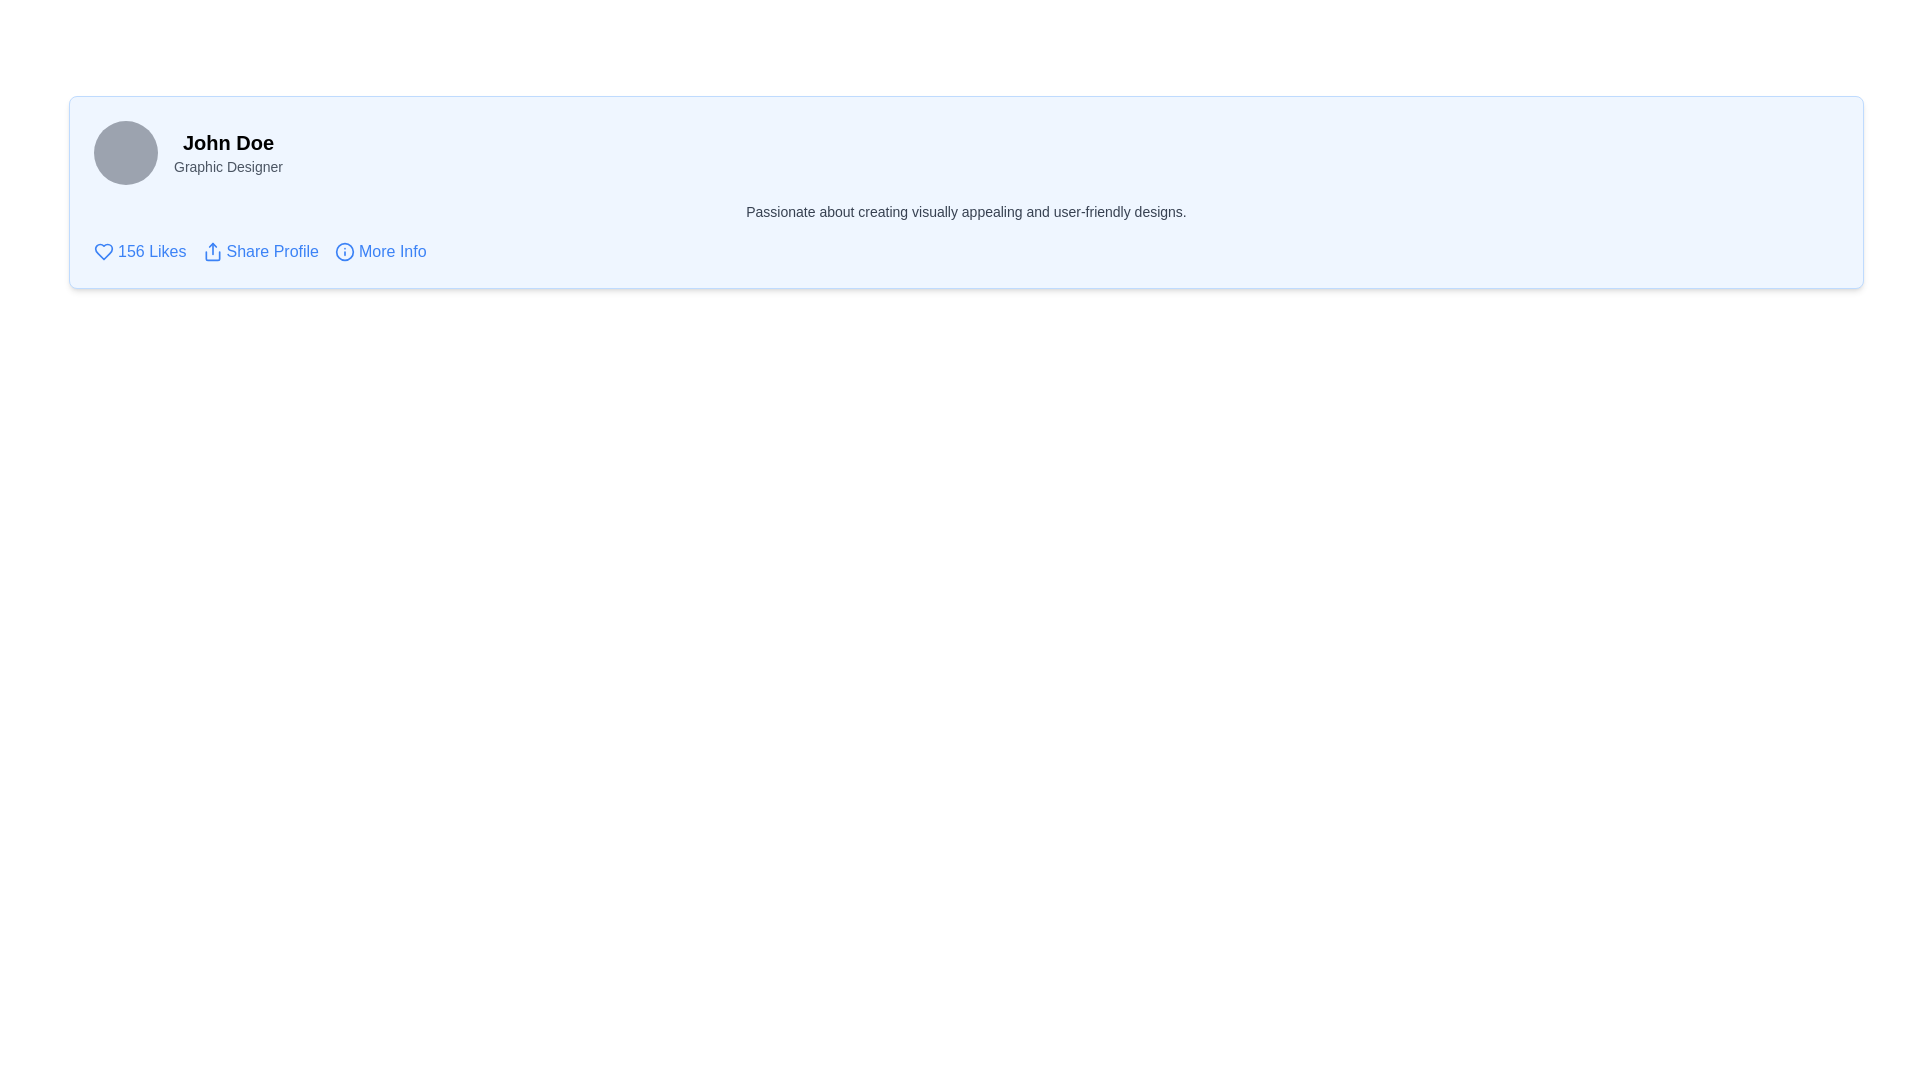 The width and height of the screenshot is (1920, 1080). I want to click on the 'Share Profile' text label located in the bottom section of the card layout, positioned between '156 Likes' and 'More Info', so click(271, 250).